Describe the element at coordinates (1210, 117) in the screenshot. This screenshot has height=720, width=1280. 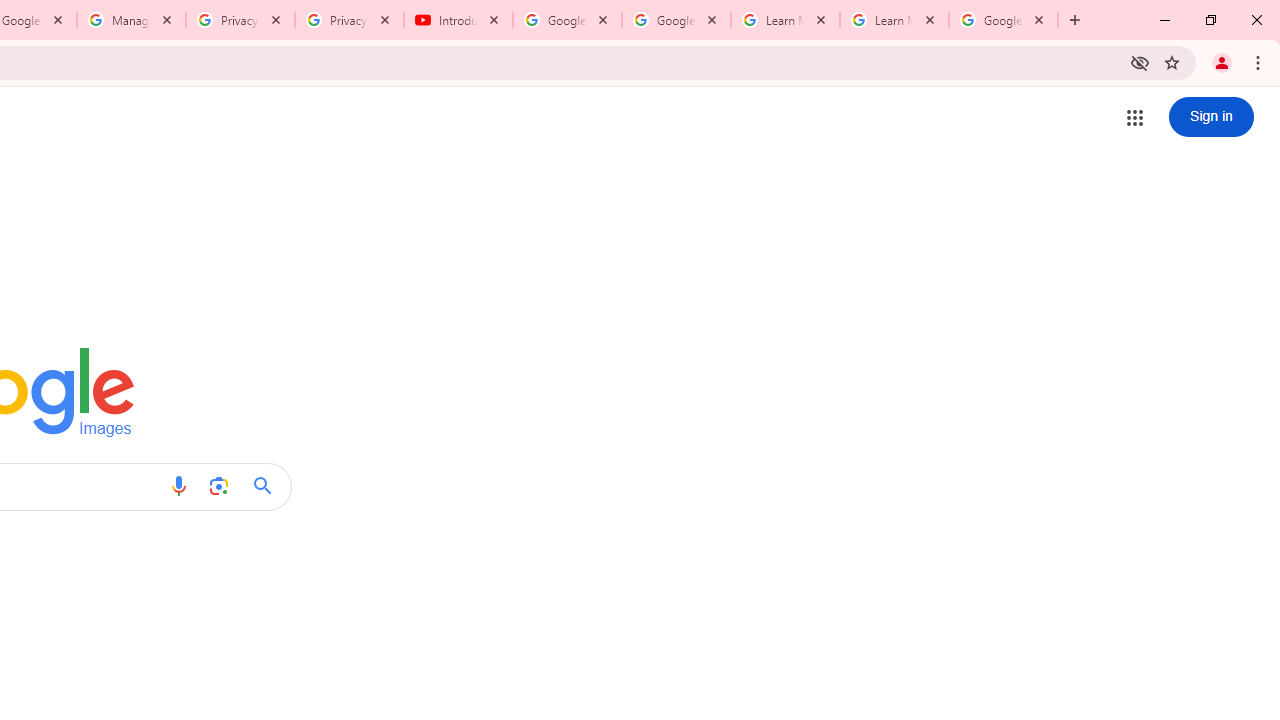
I see `'Sign in'` at that location.